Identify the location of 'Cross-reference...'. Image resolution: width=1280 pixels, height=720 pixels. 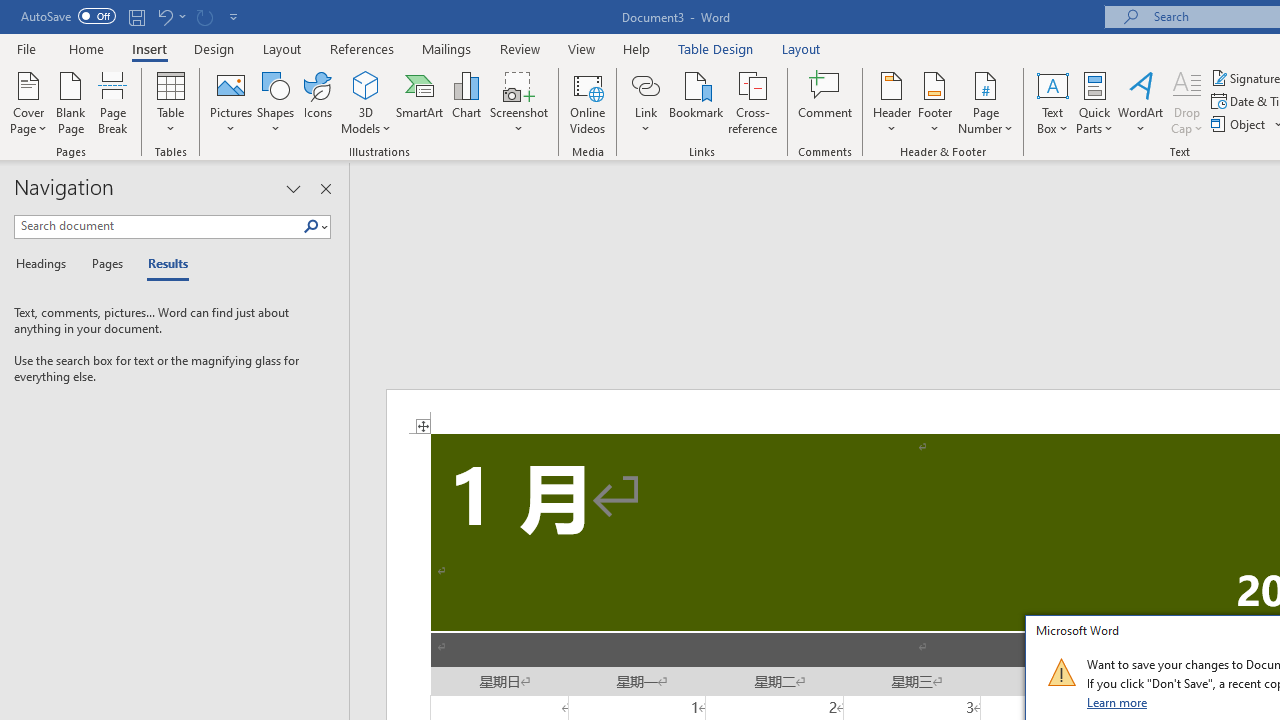
(751, 103).